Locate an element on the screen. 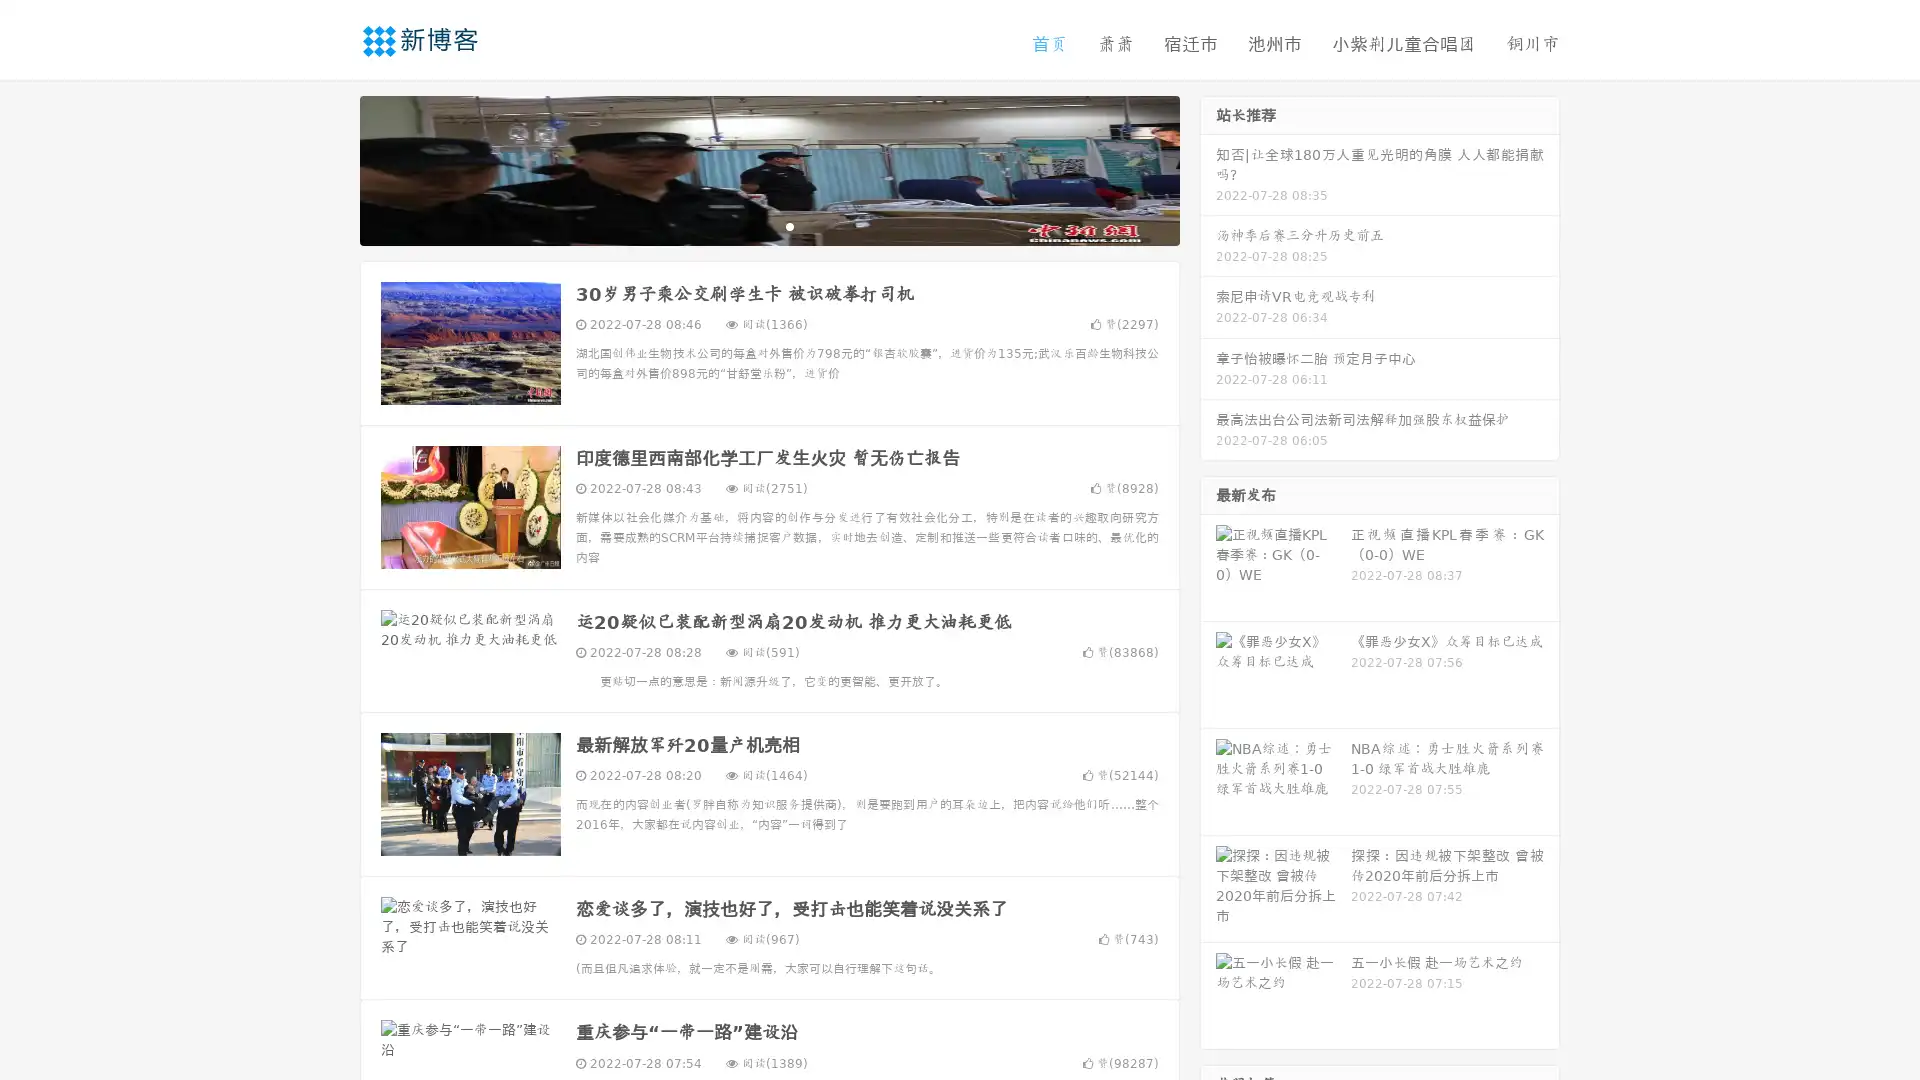  Previous slide is located at coordinates (330, 168).